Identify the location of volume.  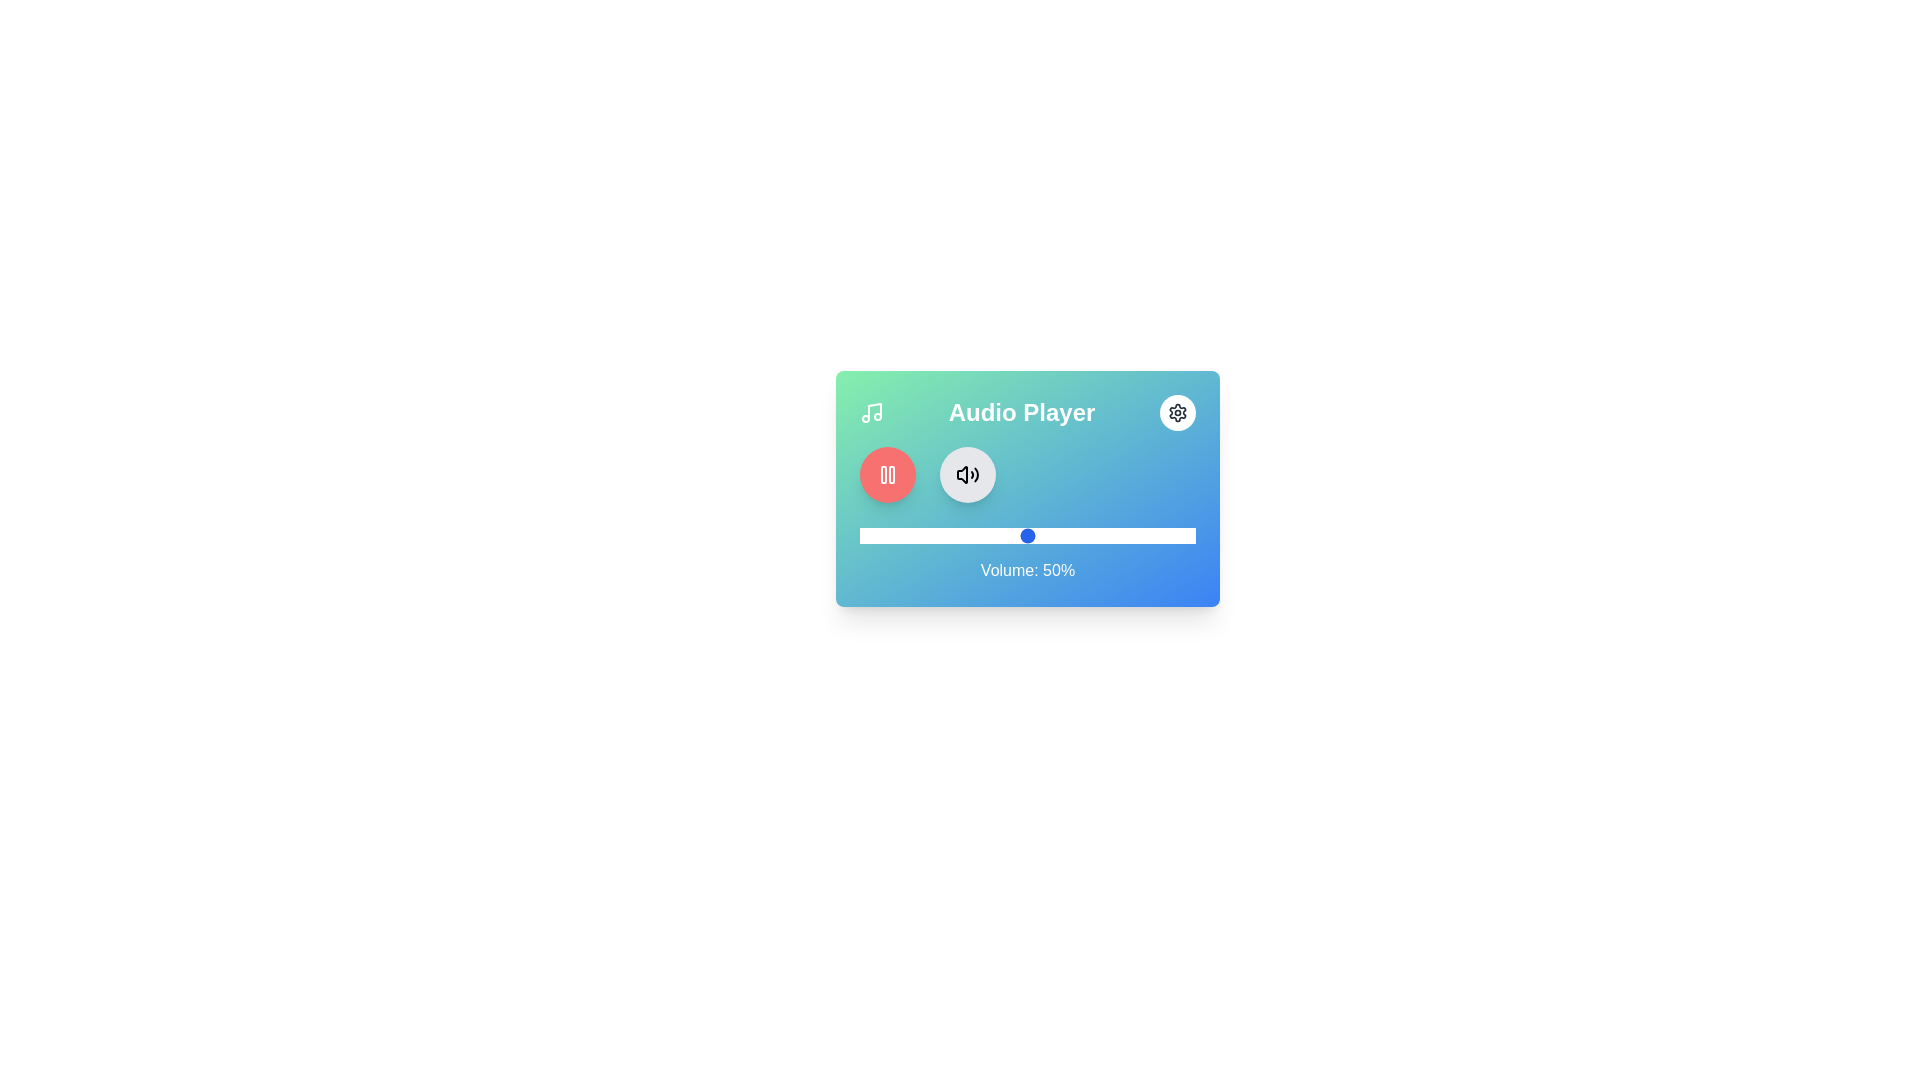
(906, 535).